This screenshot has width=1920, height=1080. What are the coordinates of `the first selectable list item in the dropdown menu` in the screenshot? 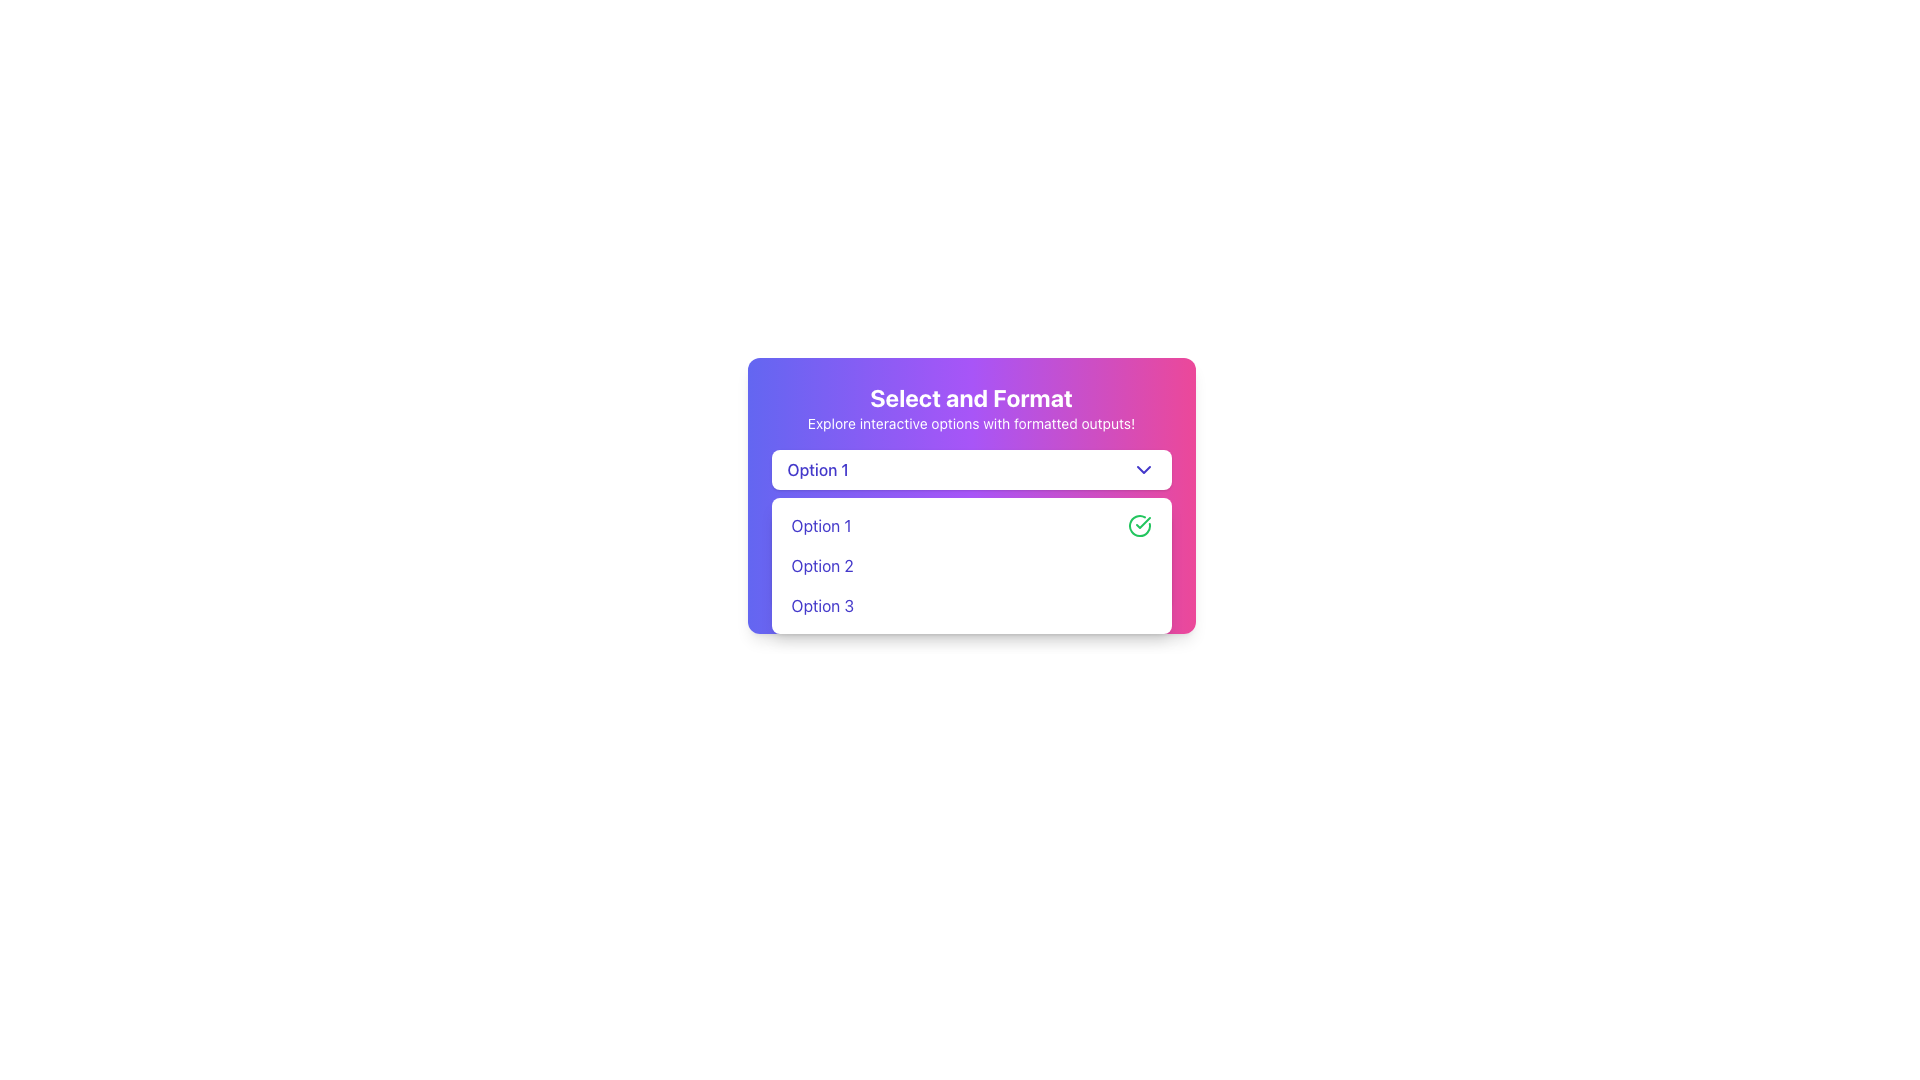 It's located at (971, 524).